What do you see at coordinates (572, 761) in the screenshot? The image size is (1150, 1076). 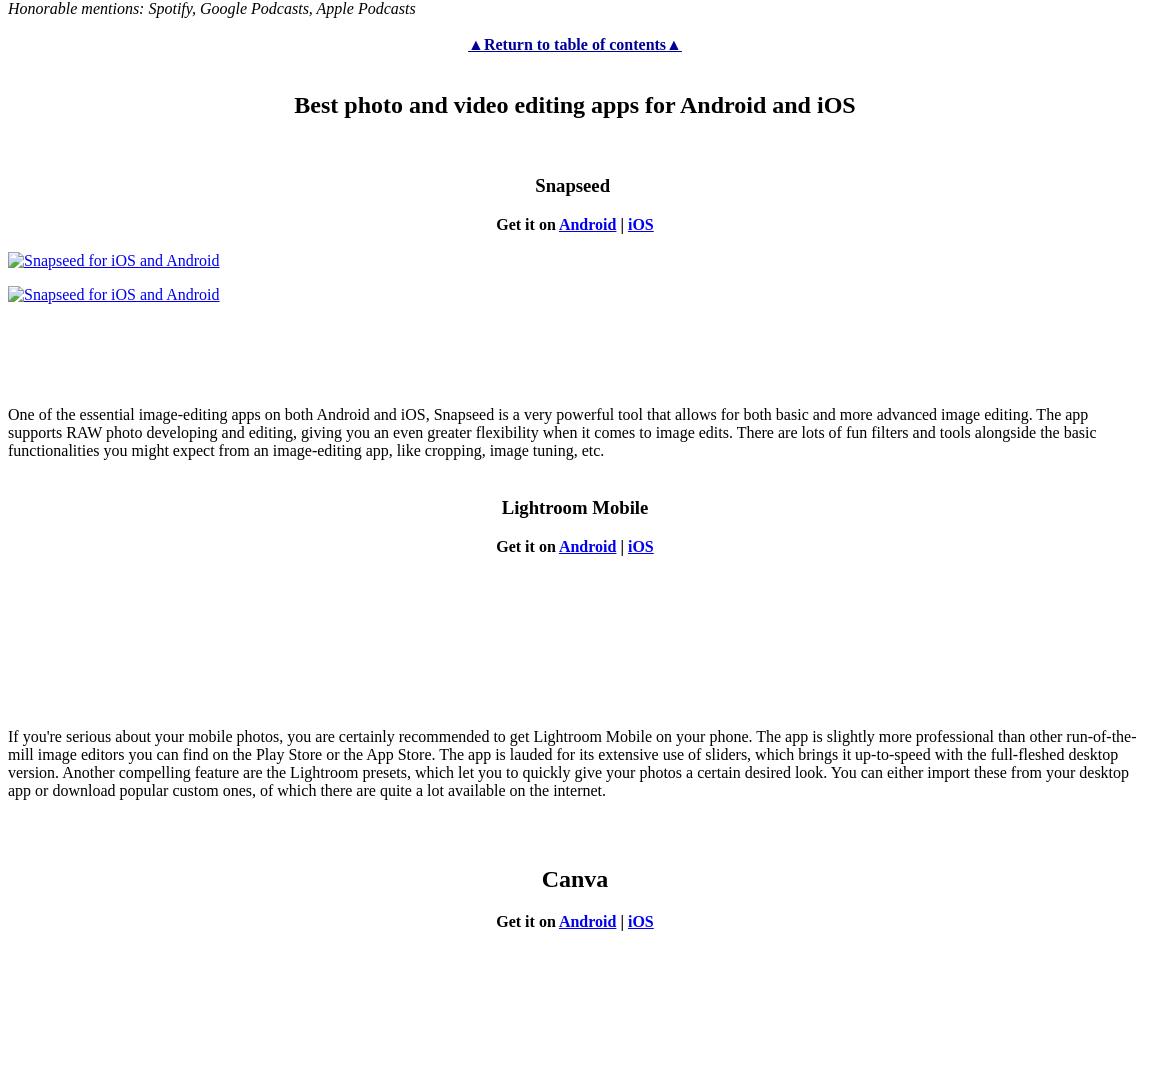 I see `'If you're serious about your mobile photos, you are certainly recommended to get Lightroom Mobile on your phone. The app is slightly more professional than other run-of-the-mill image editors you can find on the Play Store or the App Store. The app is lauded for its extensive use of sliders, which brings it up-to-speed with the full-fleshed desktop version. Another compelling feature are the Lightroom presets, which let you to quickly give your photos a certain desired look. You can either import these from your desktop app or download popular custom ones, of which there are quite a lot available on the internet.'` at bounding box center [572, 761].